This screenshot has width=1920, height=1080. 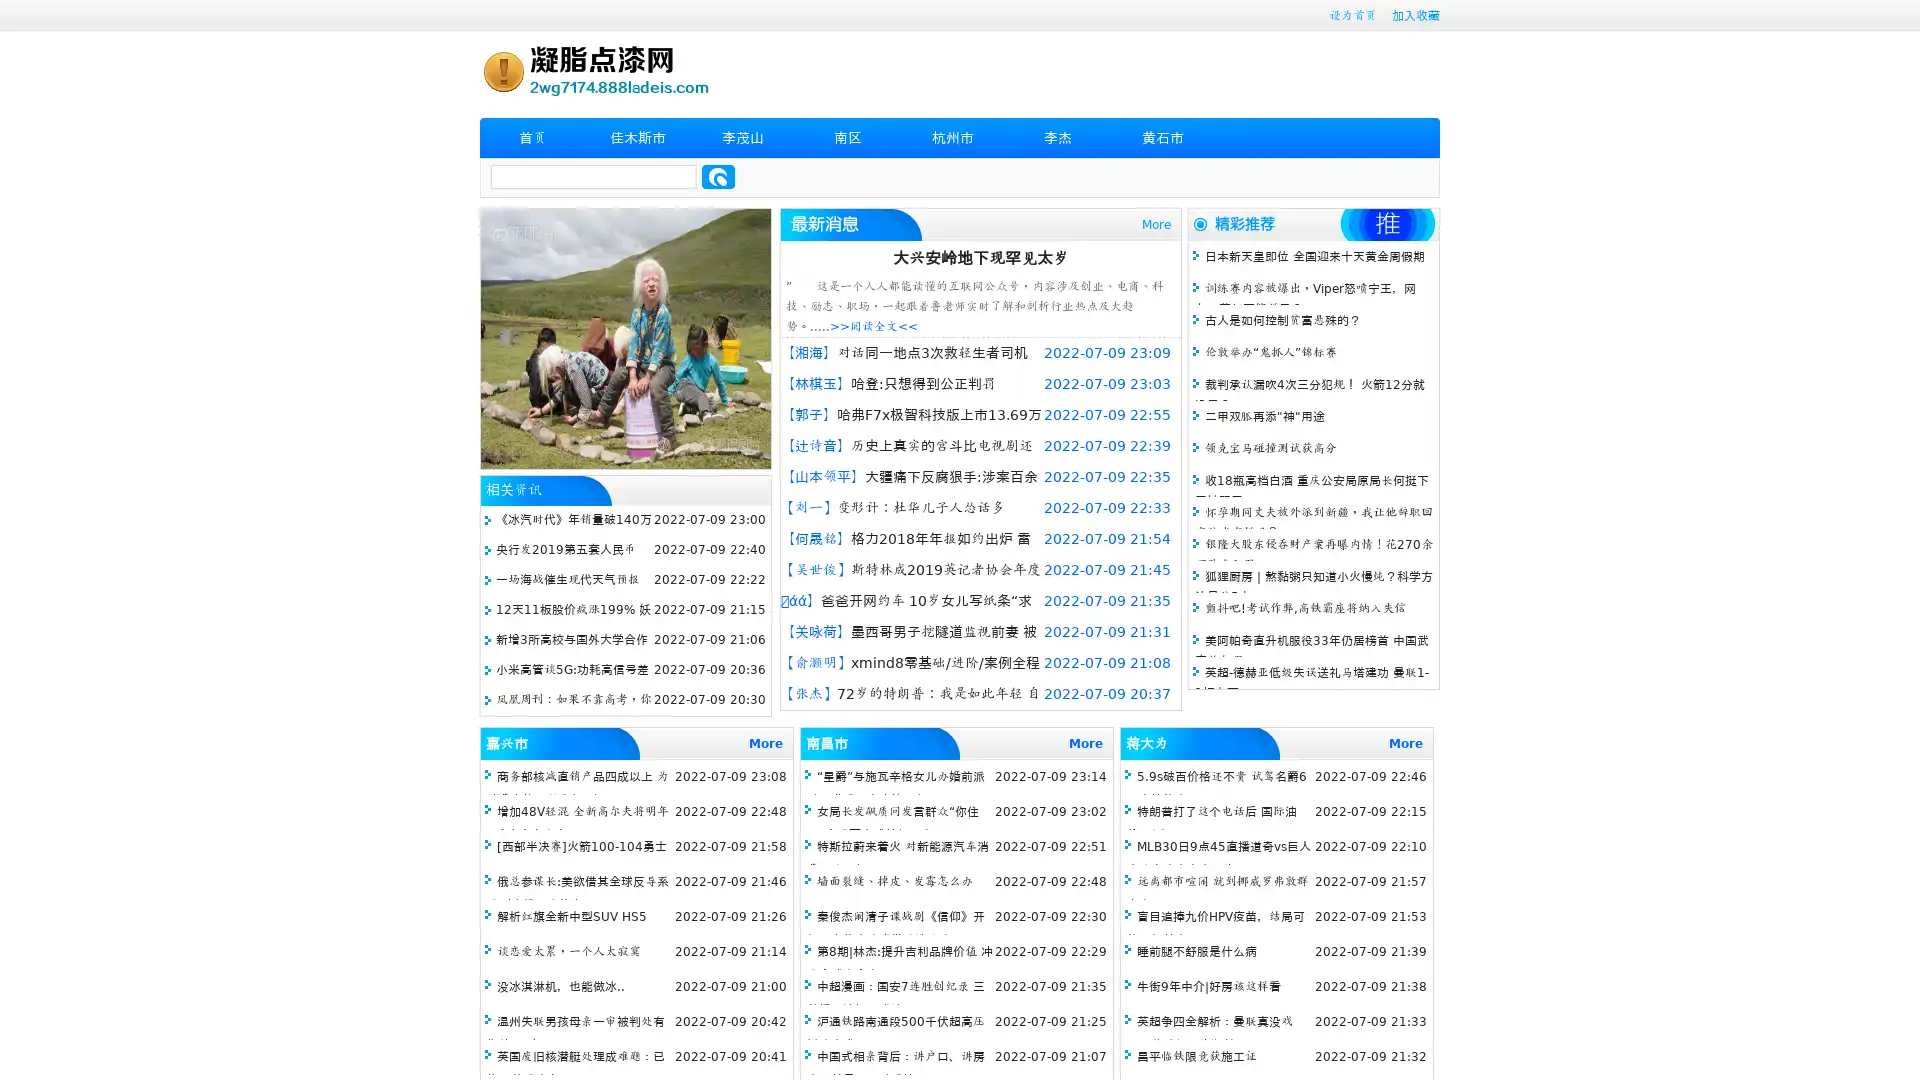 What do you see at coordinates (718, 176) in the screenshot?
I see `Search` at bounding box center [718, 176].